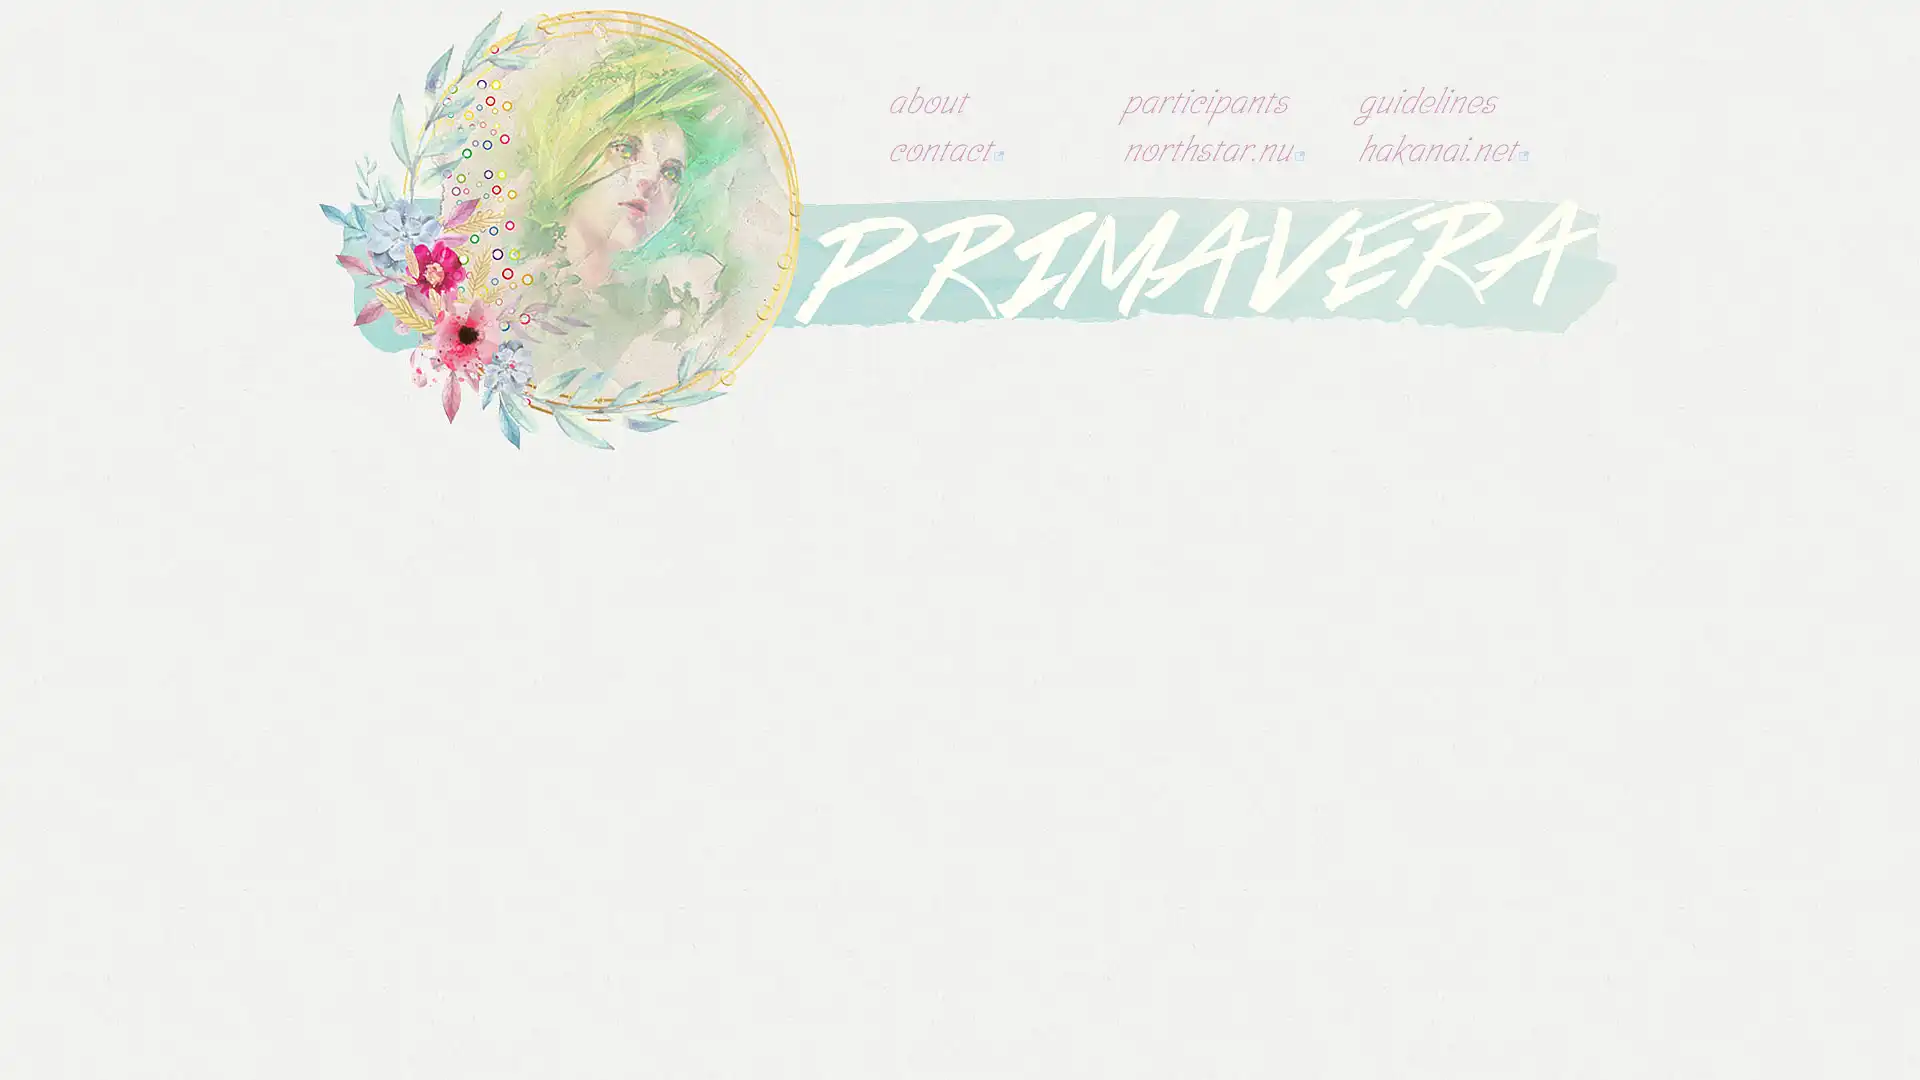  Describe the element at coordinates (1425, 100) in the screenshot. I see `guidelines` at that location.